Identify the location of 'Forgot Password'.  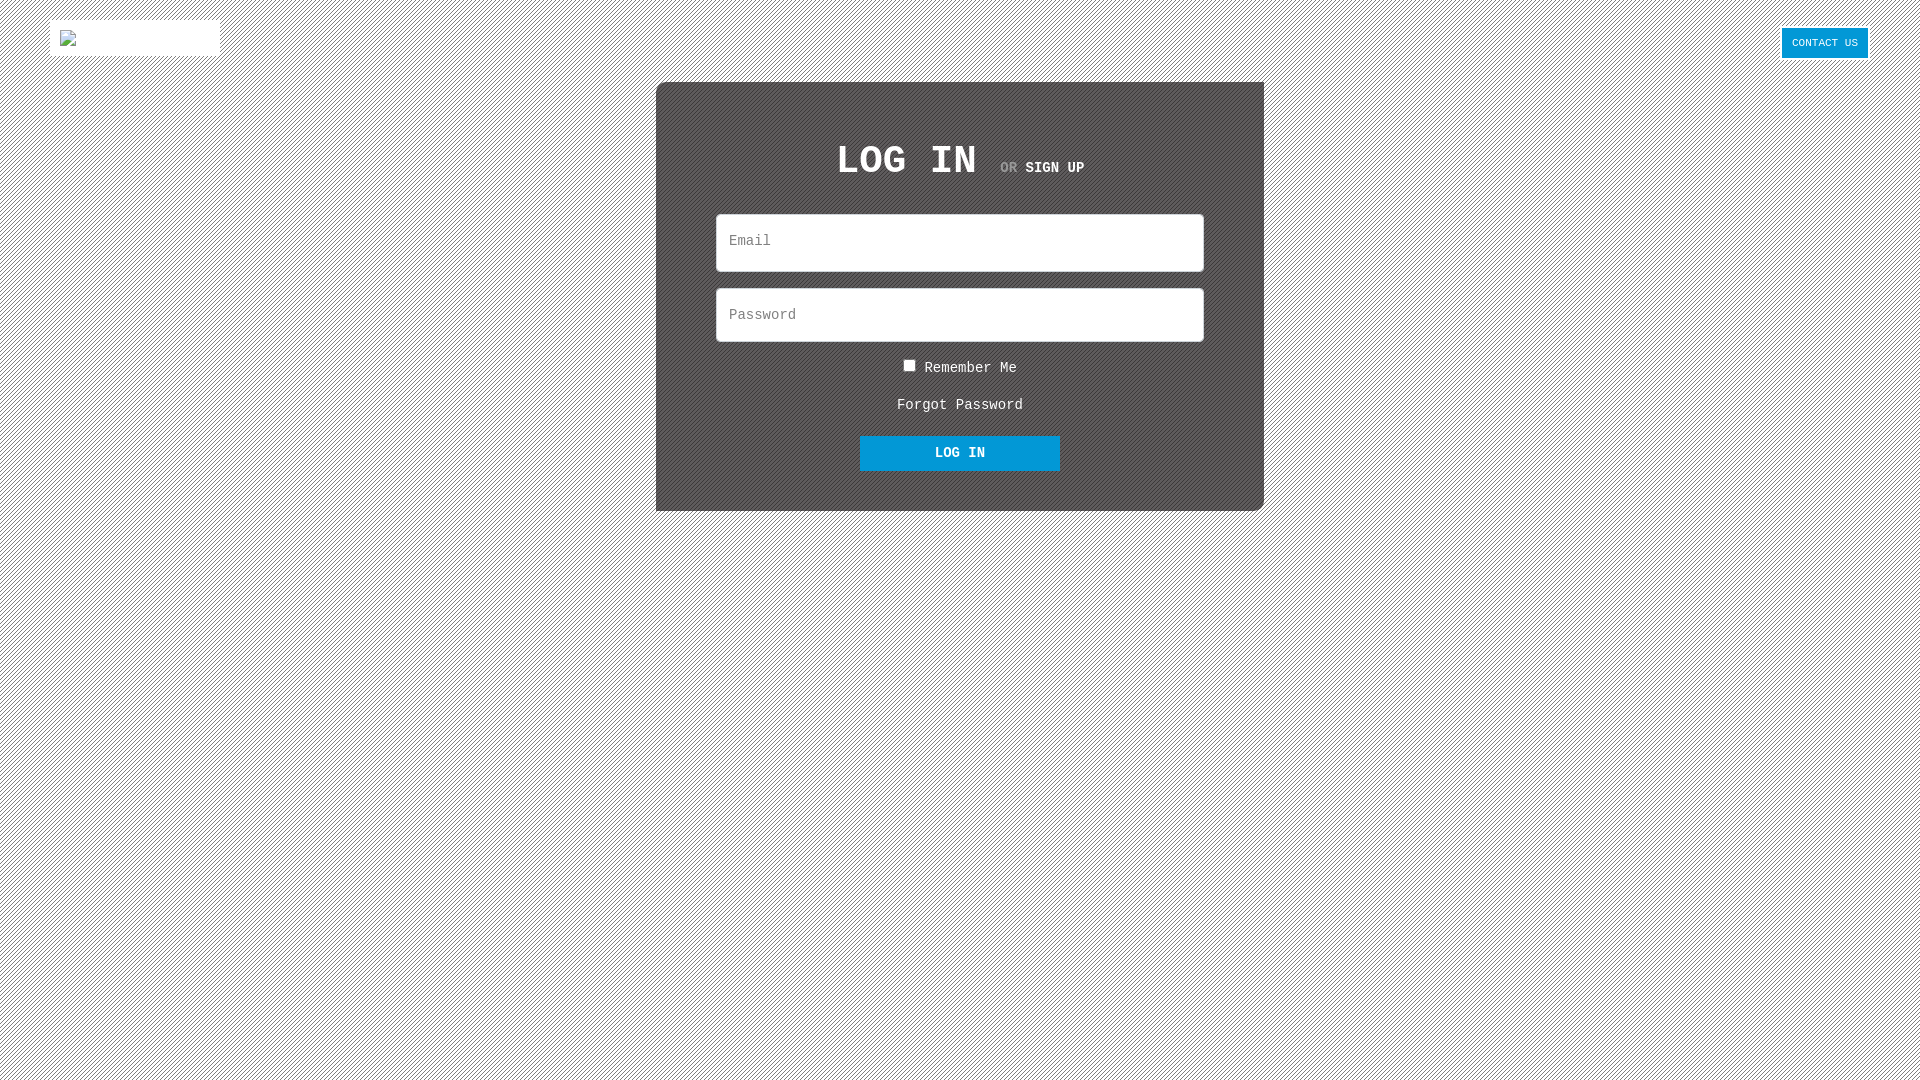
(960, 405).